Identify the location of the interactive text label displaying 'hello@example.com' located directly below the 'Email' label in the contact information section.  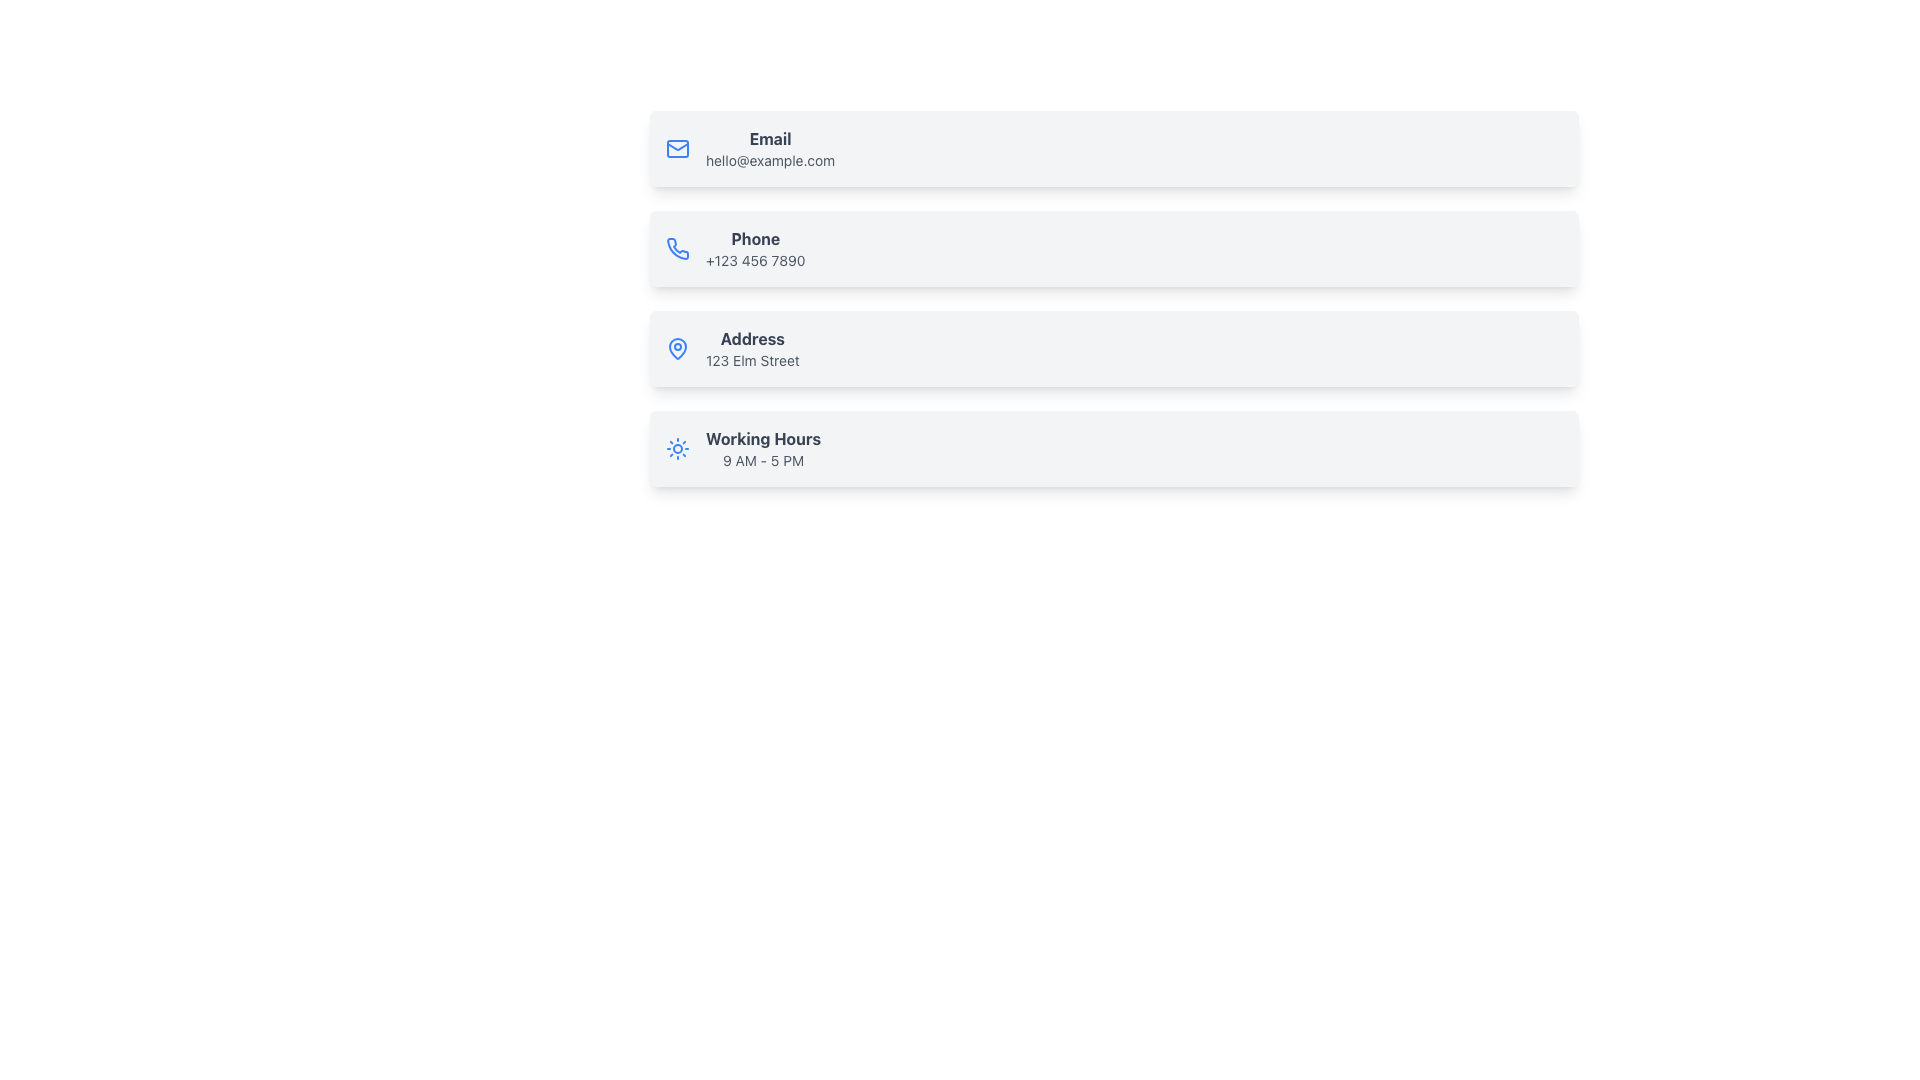
(769, 160).